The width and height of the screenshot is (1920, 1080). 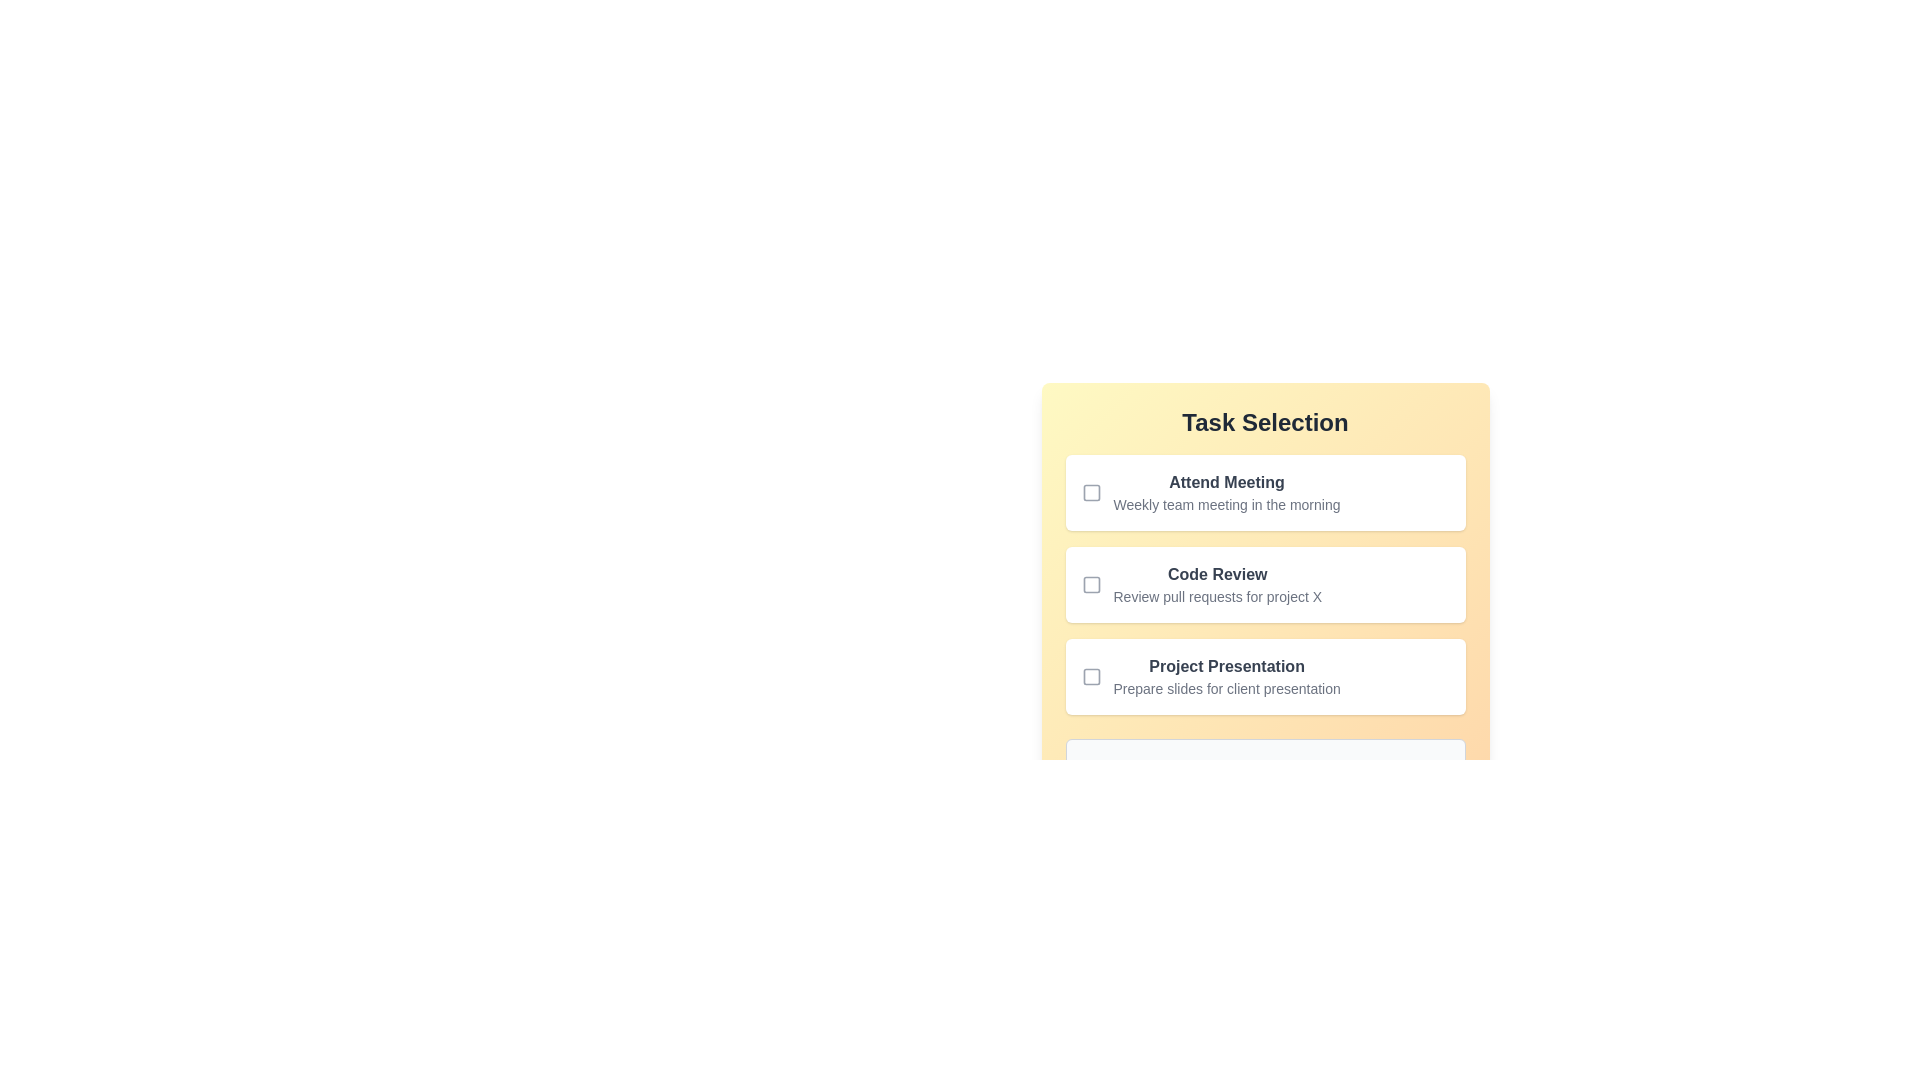 I want to click on the checkbox associated with the task titled 'Project Presentation', so click(x=1090, y=676).